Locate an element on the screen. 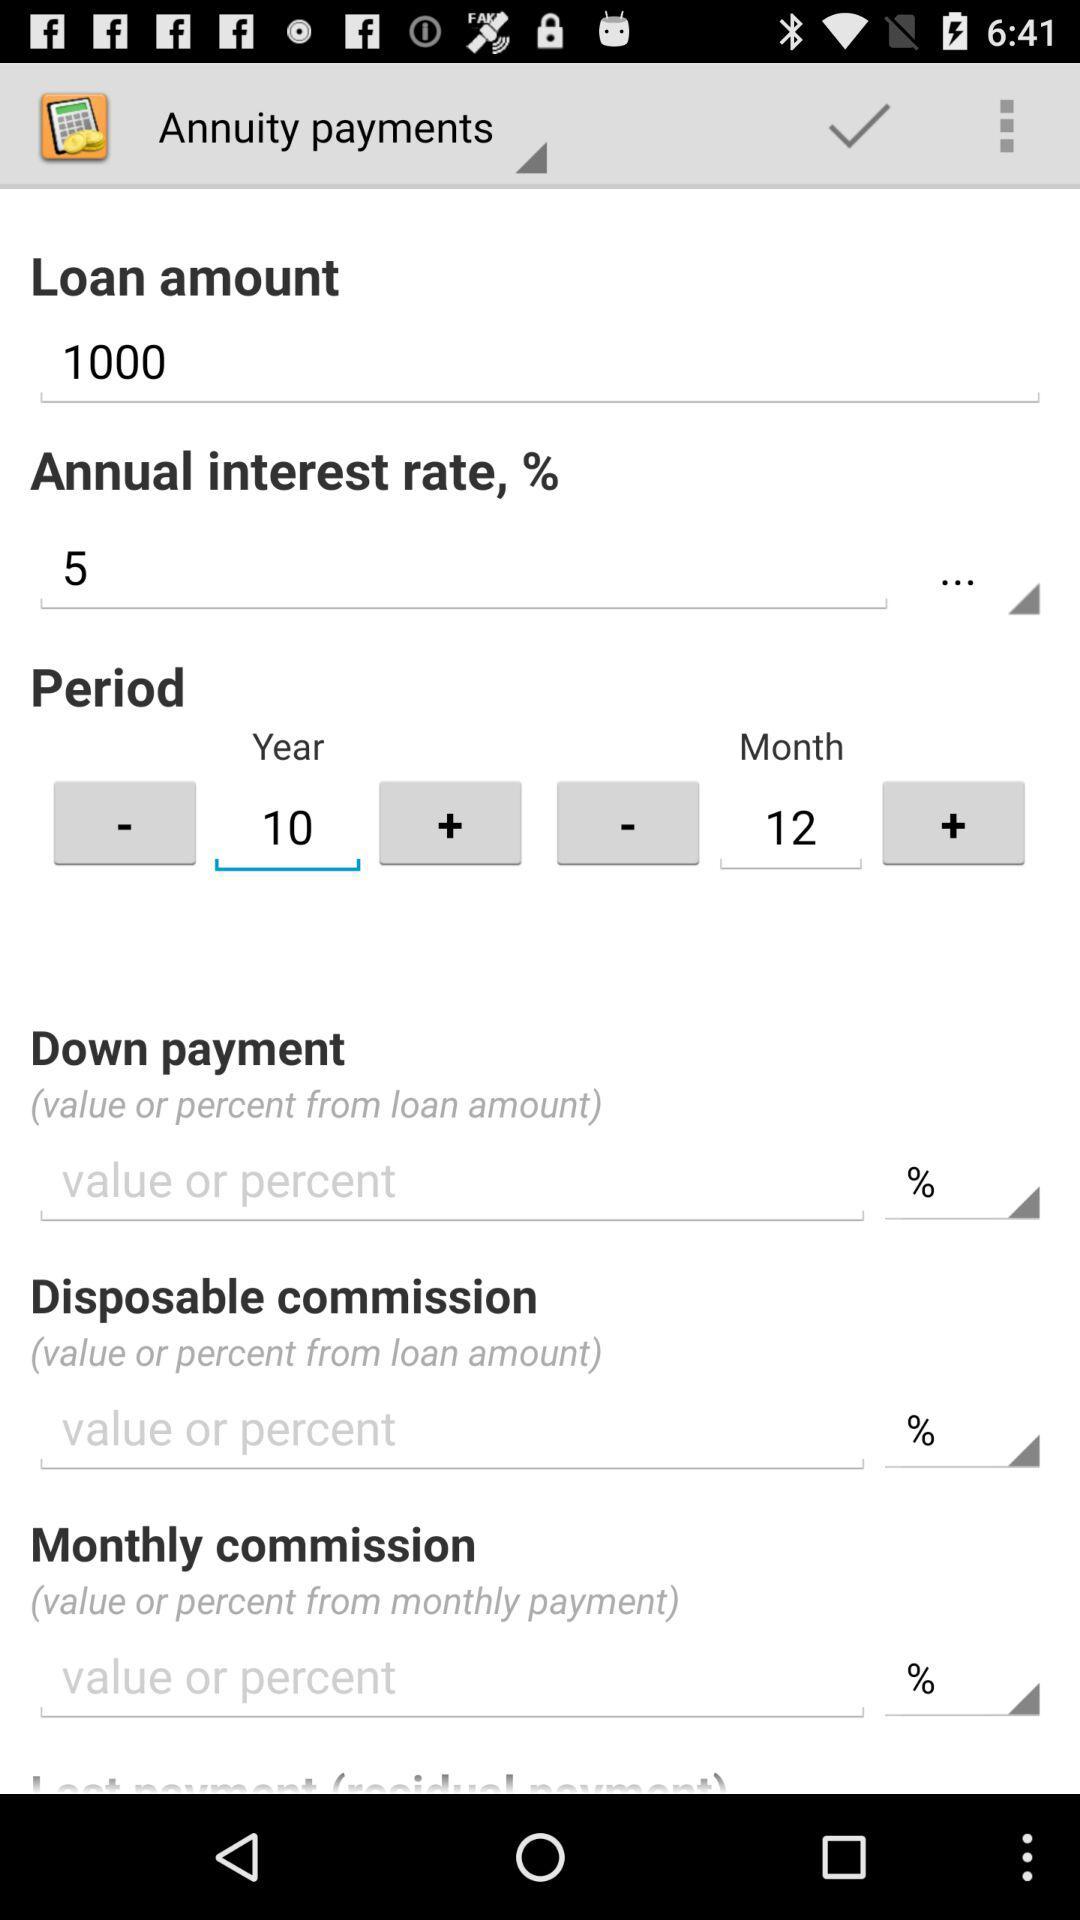  the button next to annuity payments is located at coordinates (858, 124).